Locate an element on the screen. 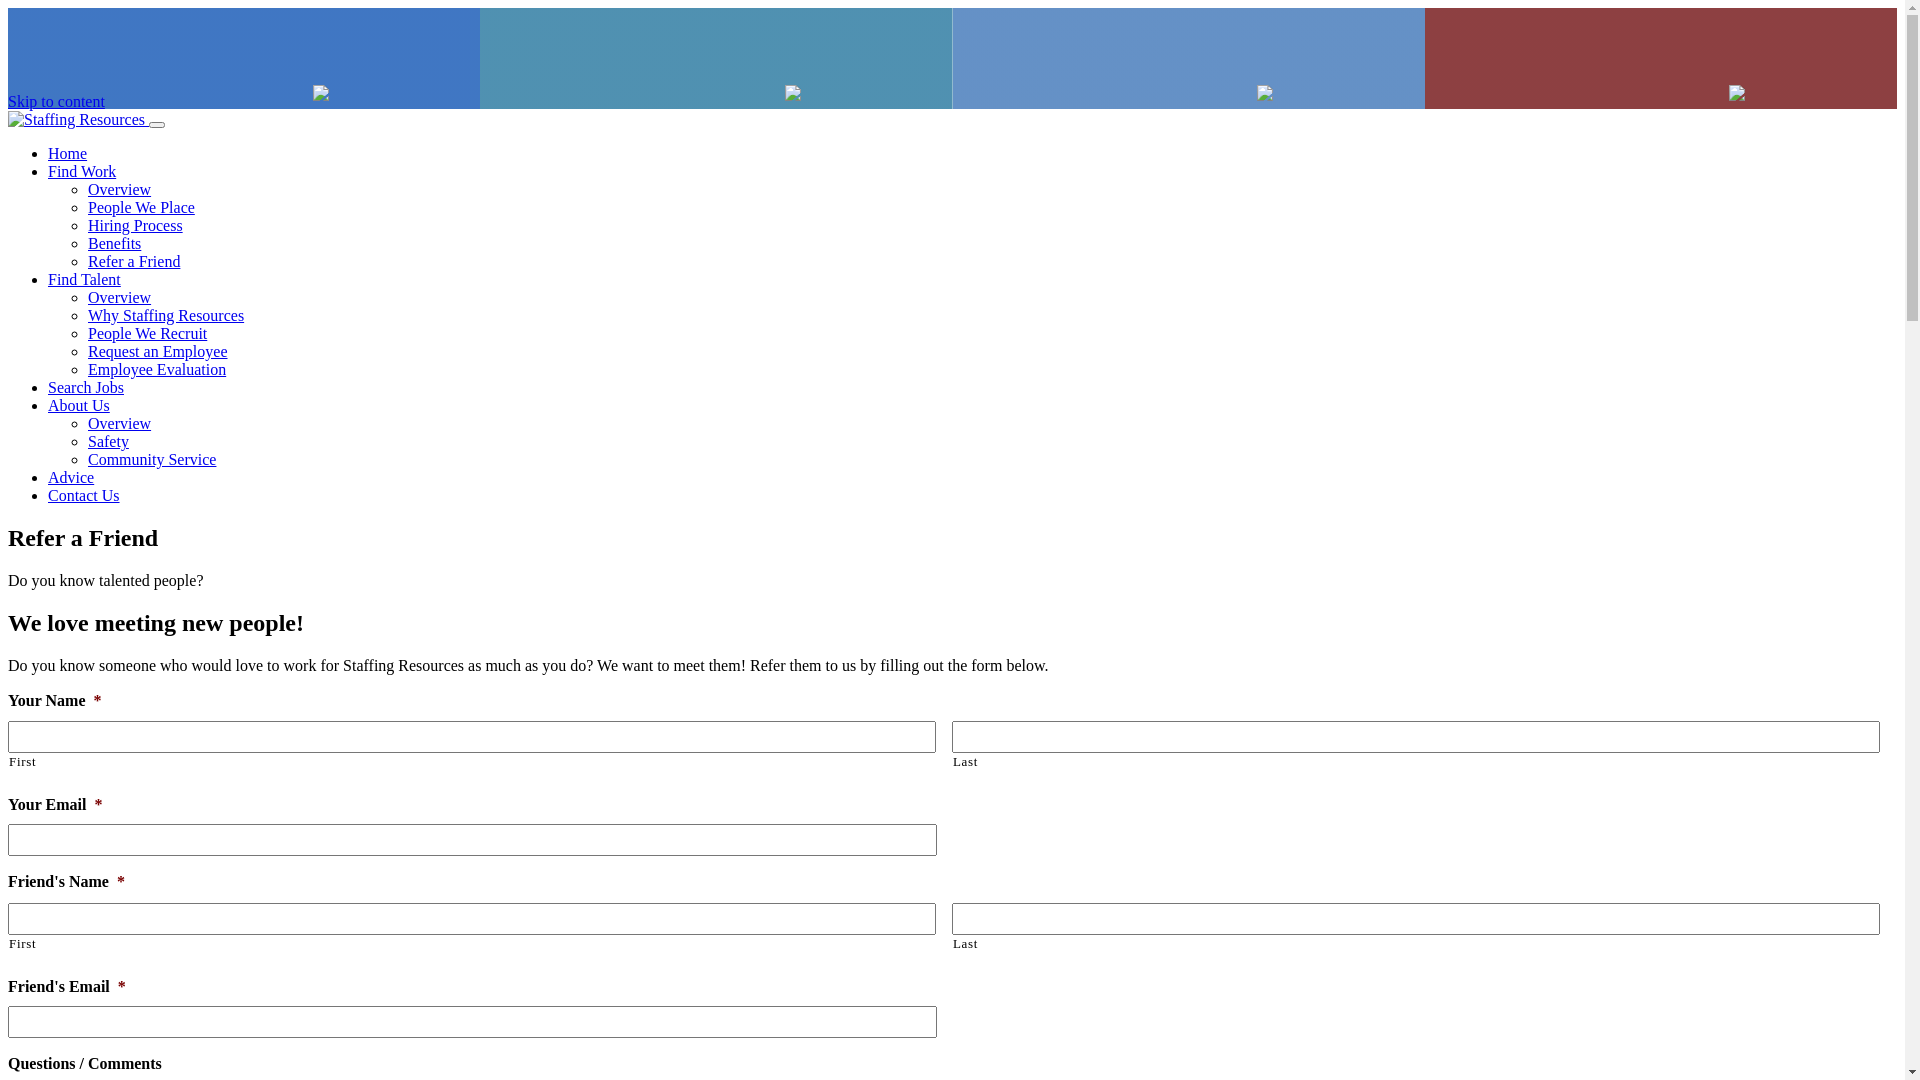 The width and height of the screenshot is (1920, 1080). 'Advice' is located at coordinates (71, 477).